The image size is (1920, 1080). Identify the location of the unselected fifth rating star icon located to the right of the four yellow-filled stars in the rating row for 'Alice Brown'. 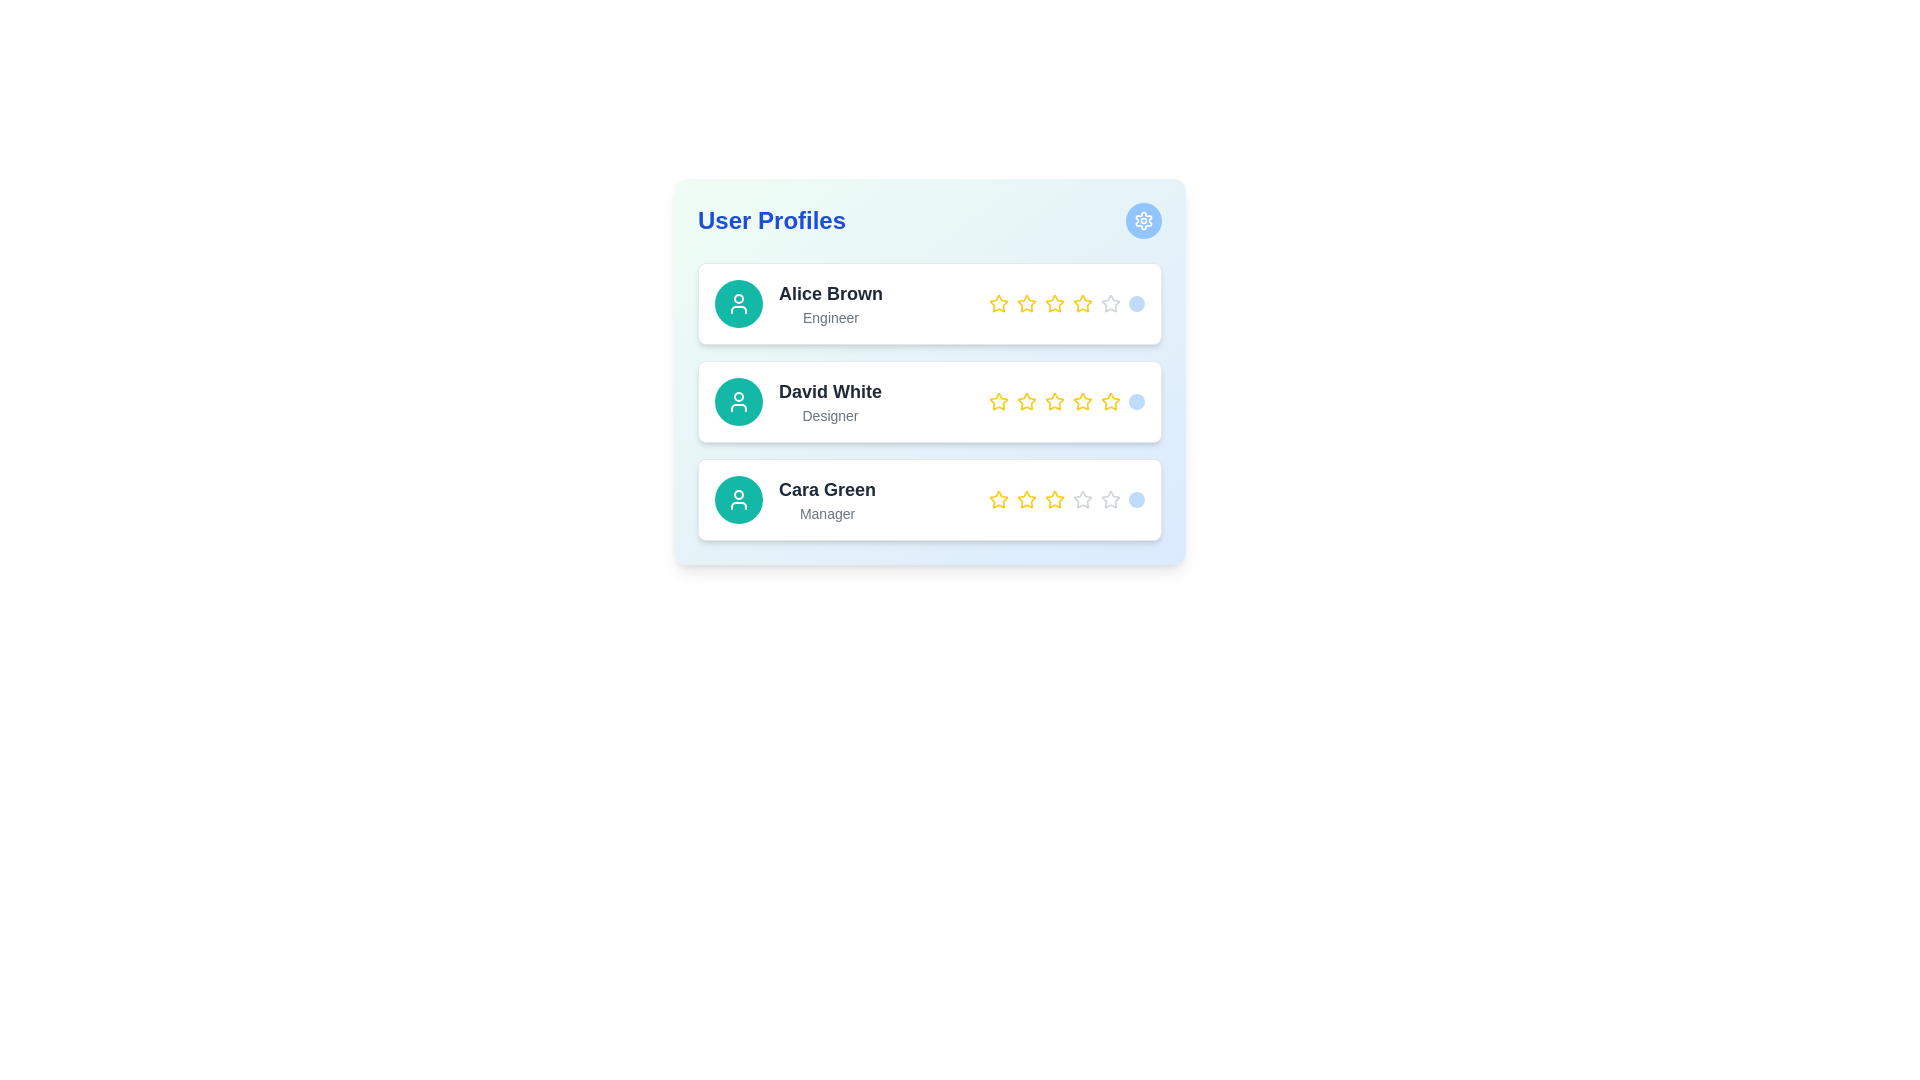
(1108, 303).